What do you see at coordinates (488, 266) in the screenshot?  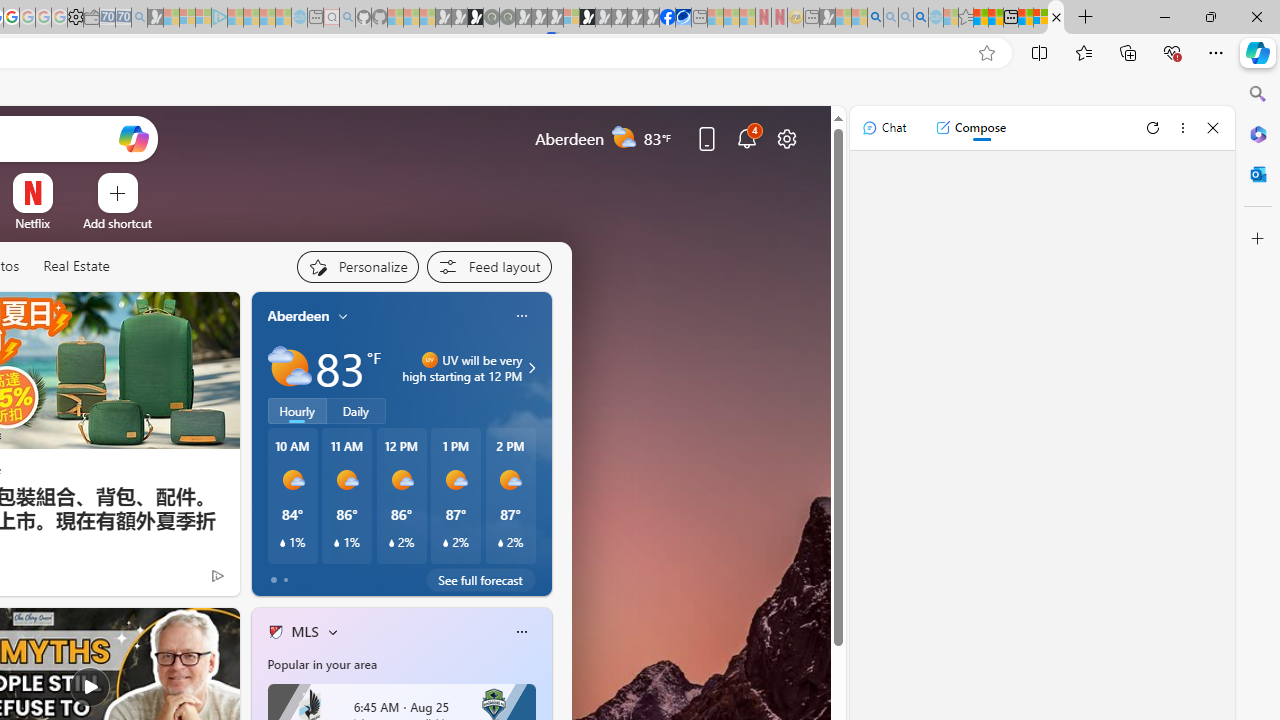 I see `'Feed settings'` at bounding box center [488, 266].